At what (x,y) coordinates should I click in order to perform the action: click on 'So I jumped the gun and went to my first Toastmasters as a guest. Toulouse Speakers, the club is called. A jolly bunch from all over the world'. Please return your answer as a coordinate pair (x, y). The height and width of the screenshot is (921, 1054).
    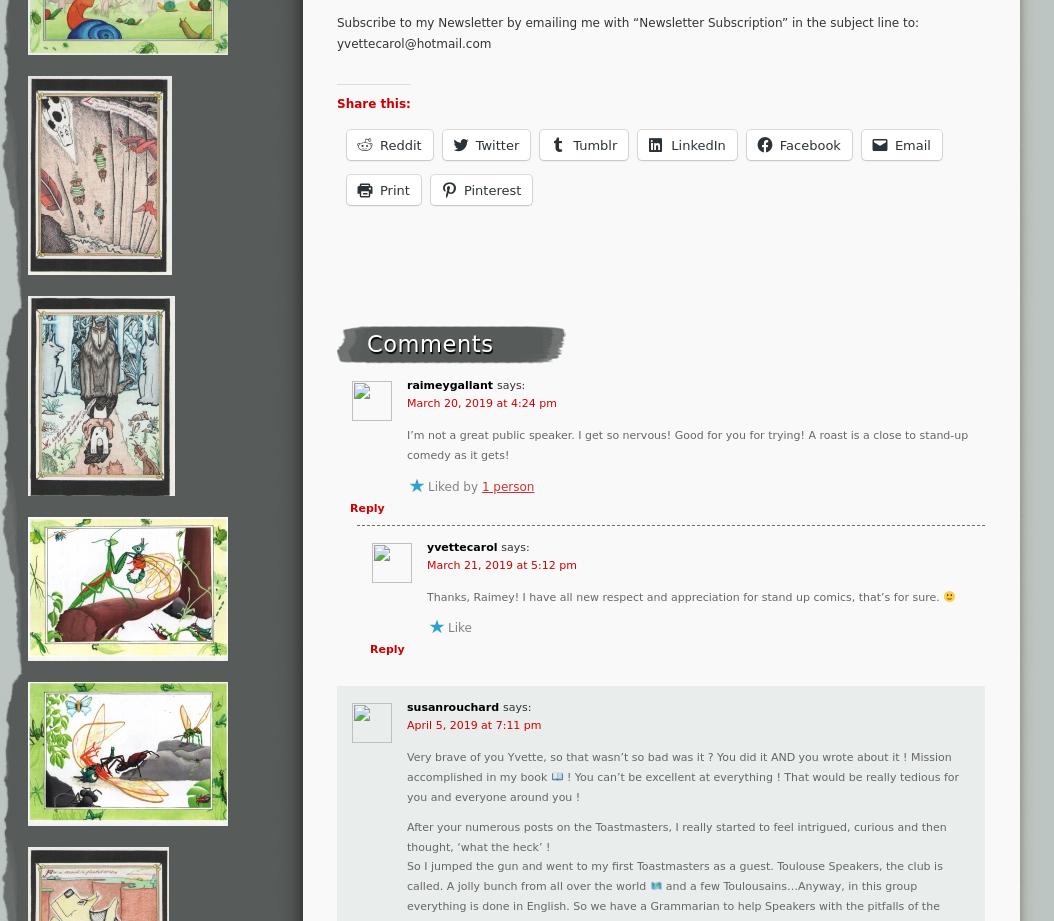
    Looking at the image, I should click on (674, 875).